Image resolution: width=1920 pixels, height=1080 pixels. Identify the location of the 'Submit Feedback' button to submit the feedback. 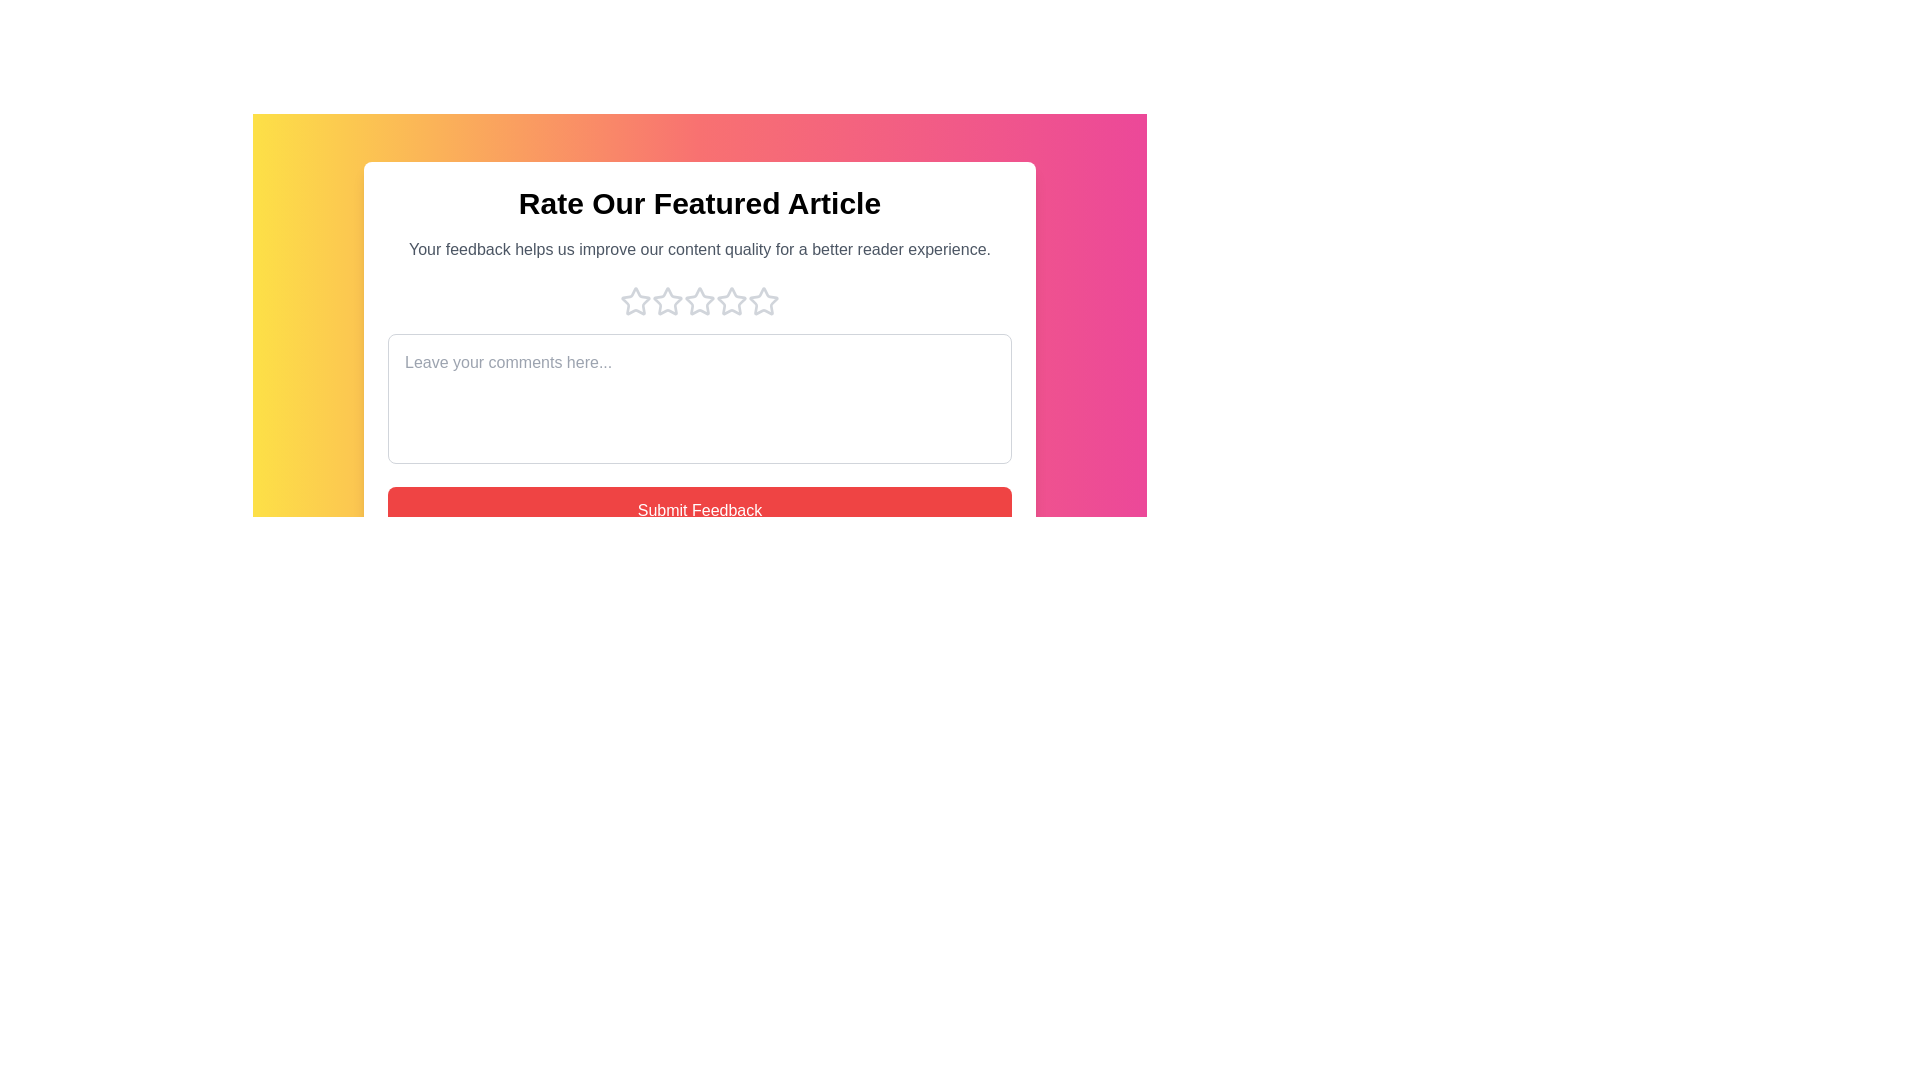
(700, 509).